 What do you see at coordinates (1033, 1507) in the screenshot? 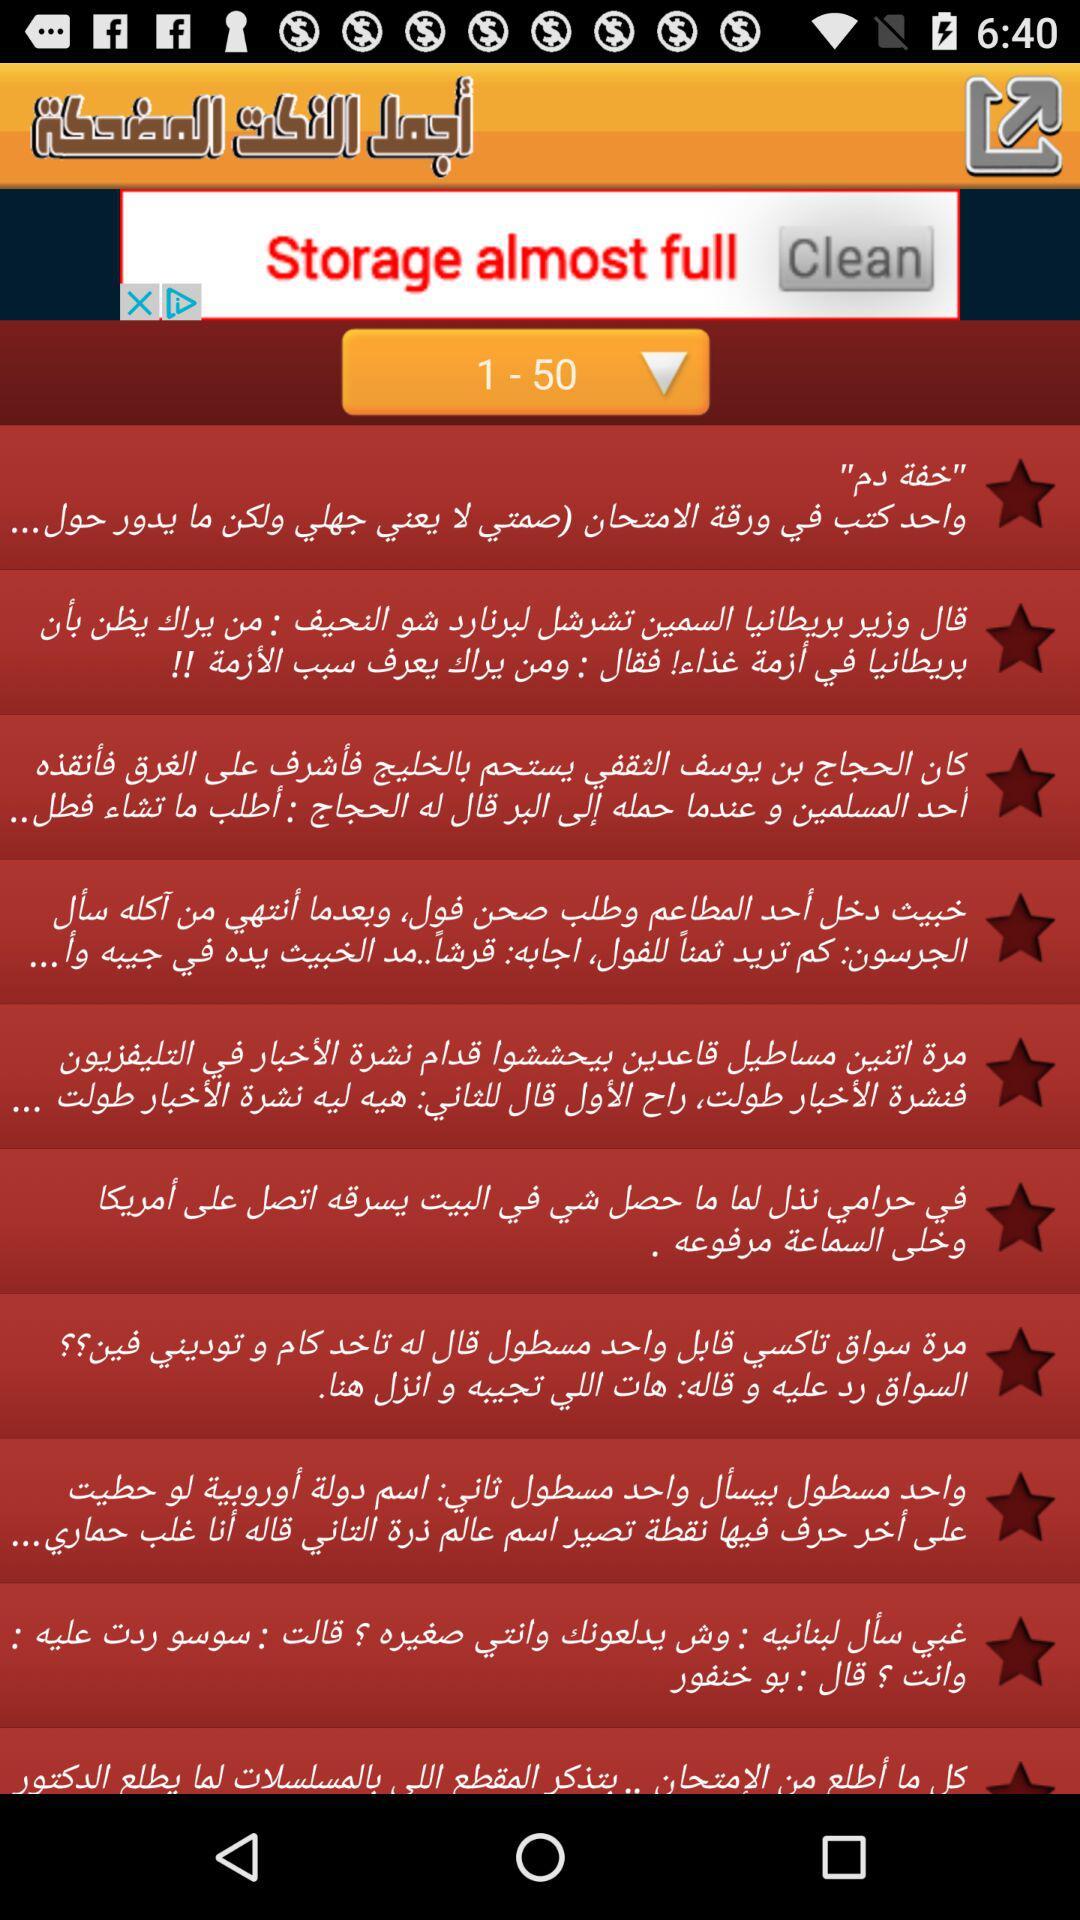
I see `the third star from the bottom` at bounding box center [1033, 1507].